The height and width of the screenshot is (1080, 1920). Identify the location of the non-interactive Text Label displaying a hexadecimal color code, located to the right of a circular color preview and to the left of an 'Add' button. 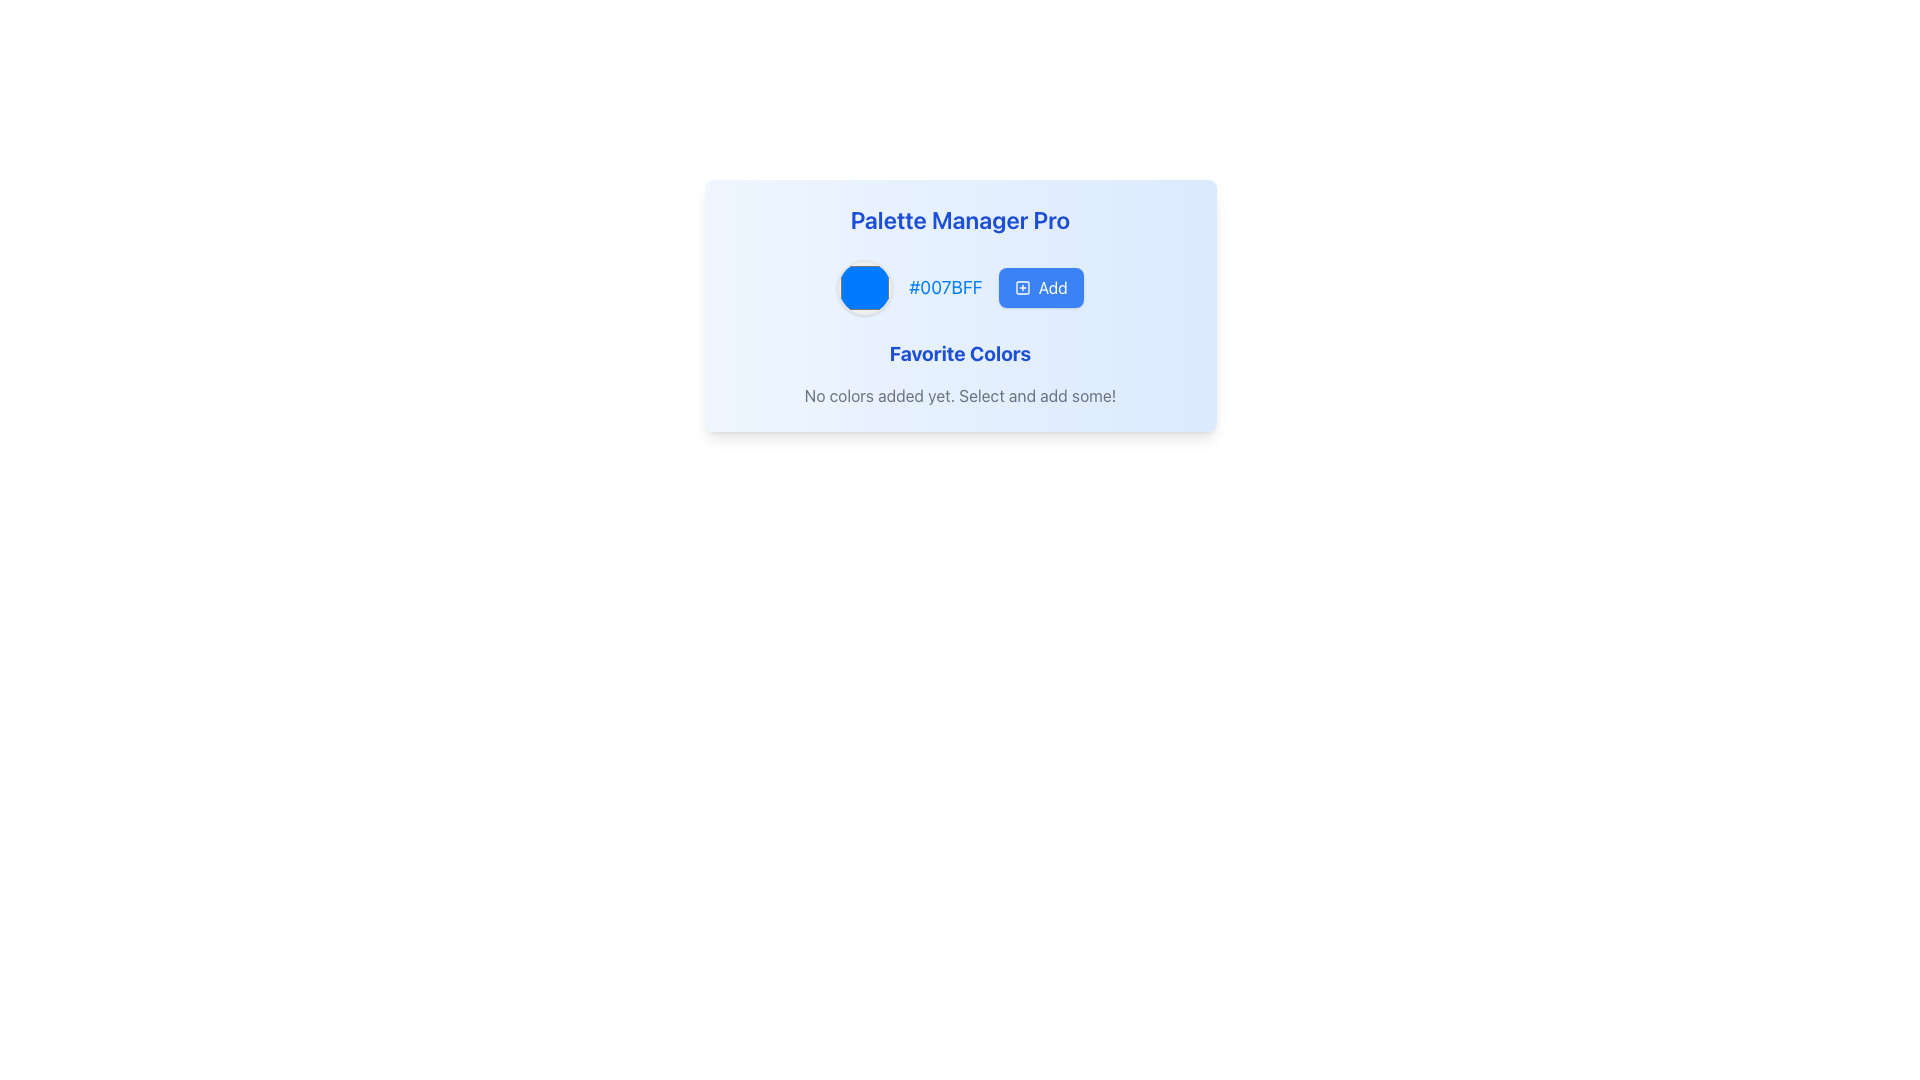
(944, 288).